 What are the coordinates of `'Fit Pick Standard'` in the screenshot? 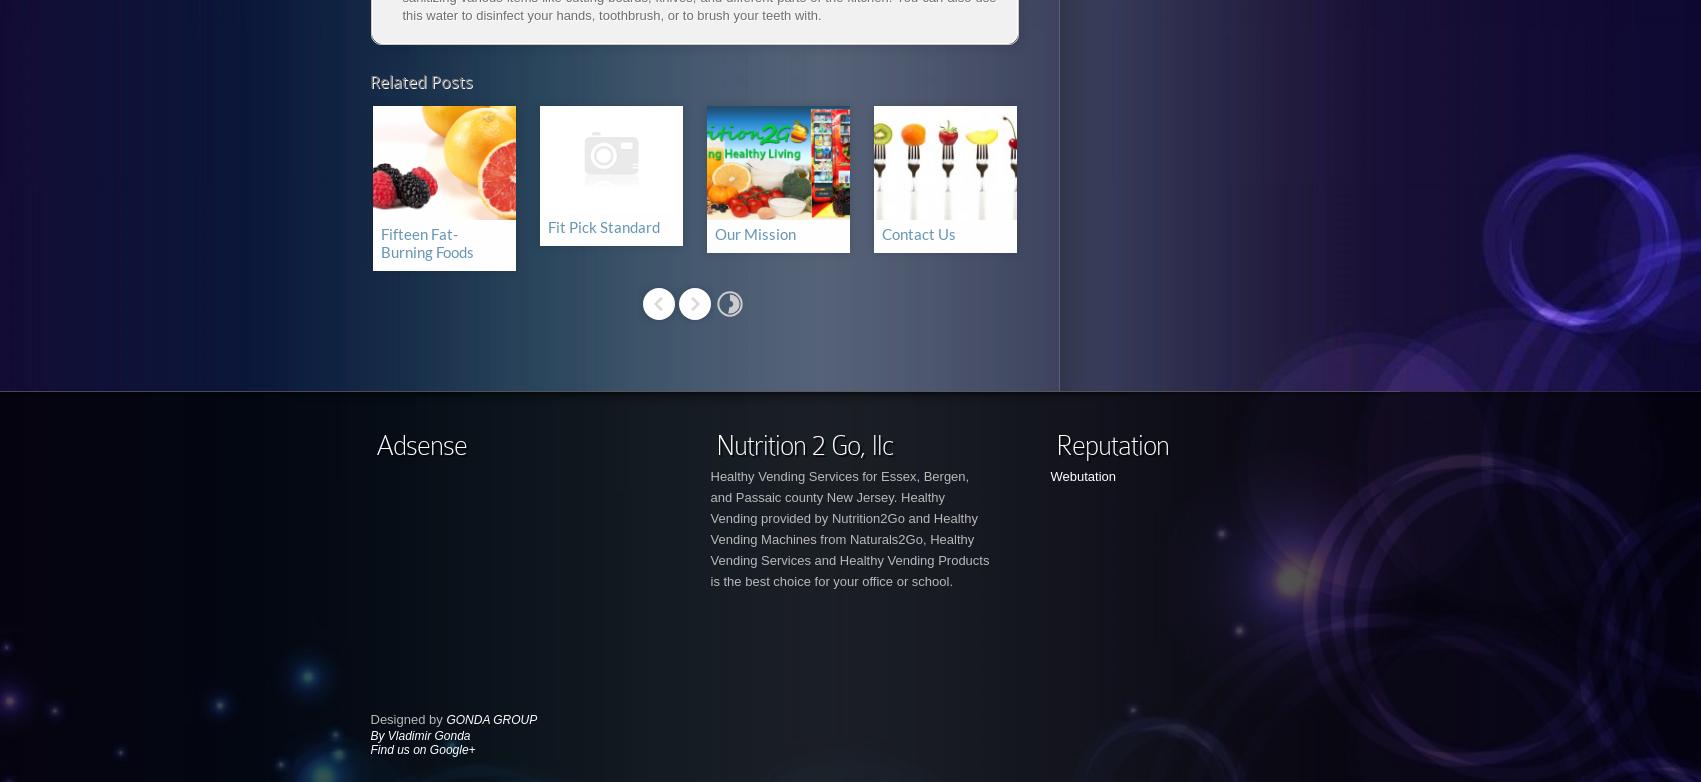 It's located at (603, 226).